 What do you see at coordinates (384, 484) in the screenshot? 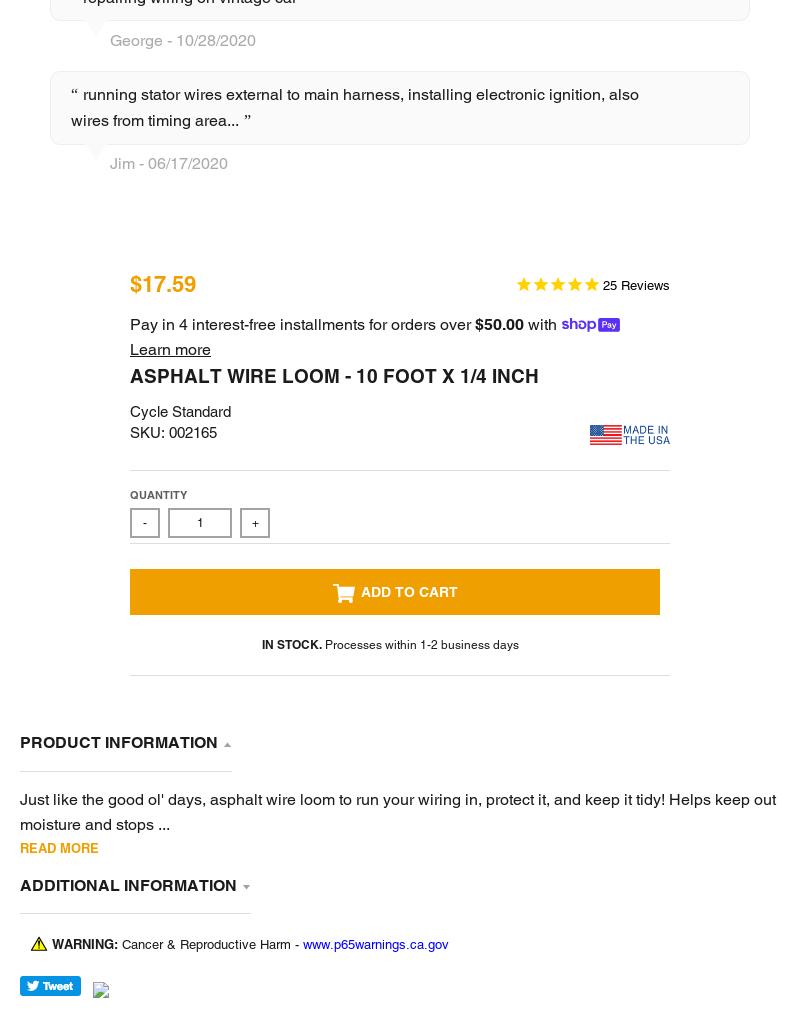
I see `'1'` at bounding box center [384, 484].